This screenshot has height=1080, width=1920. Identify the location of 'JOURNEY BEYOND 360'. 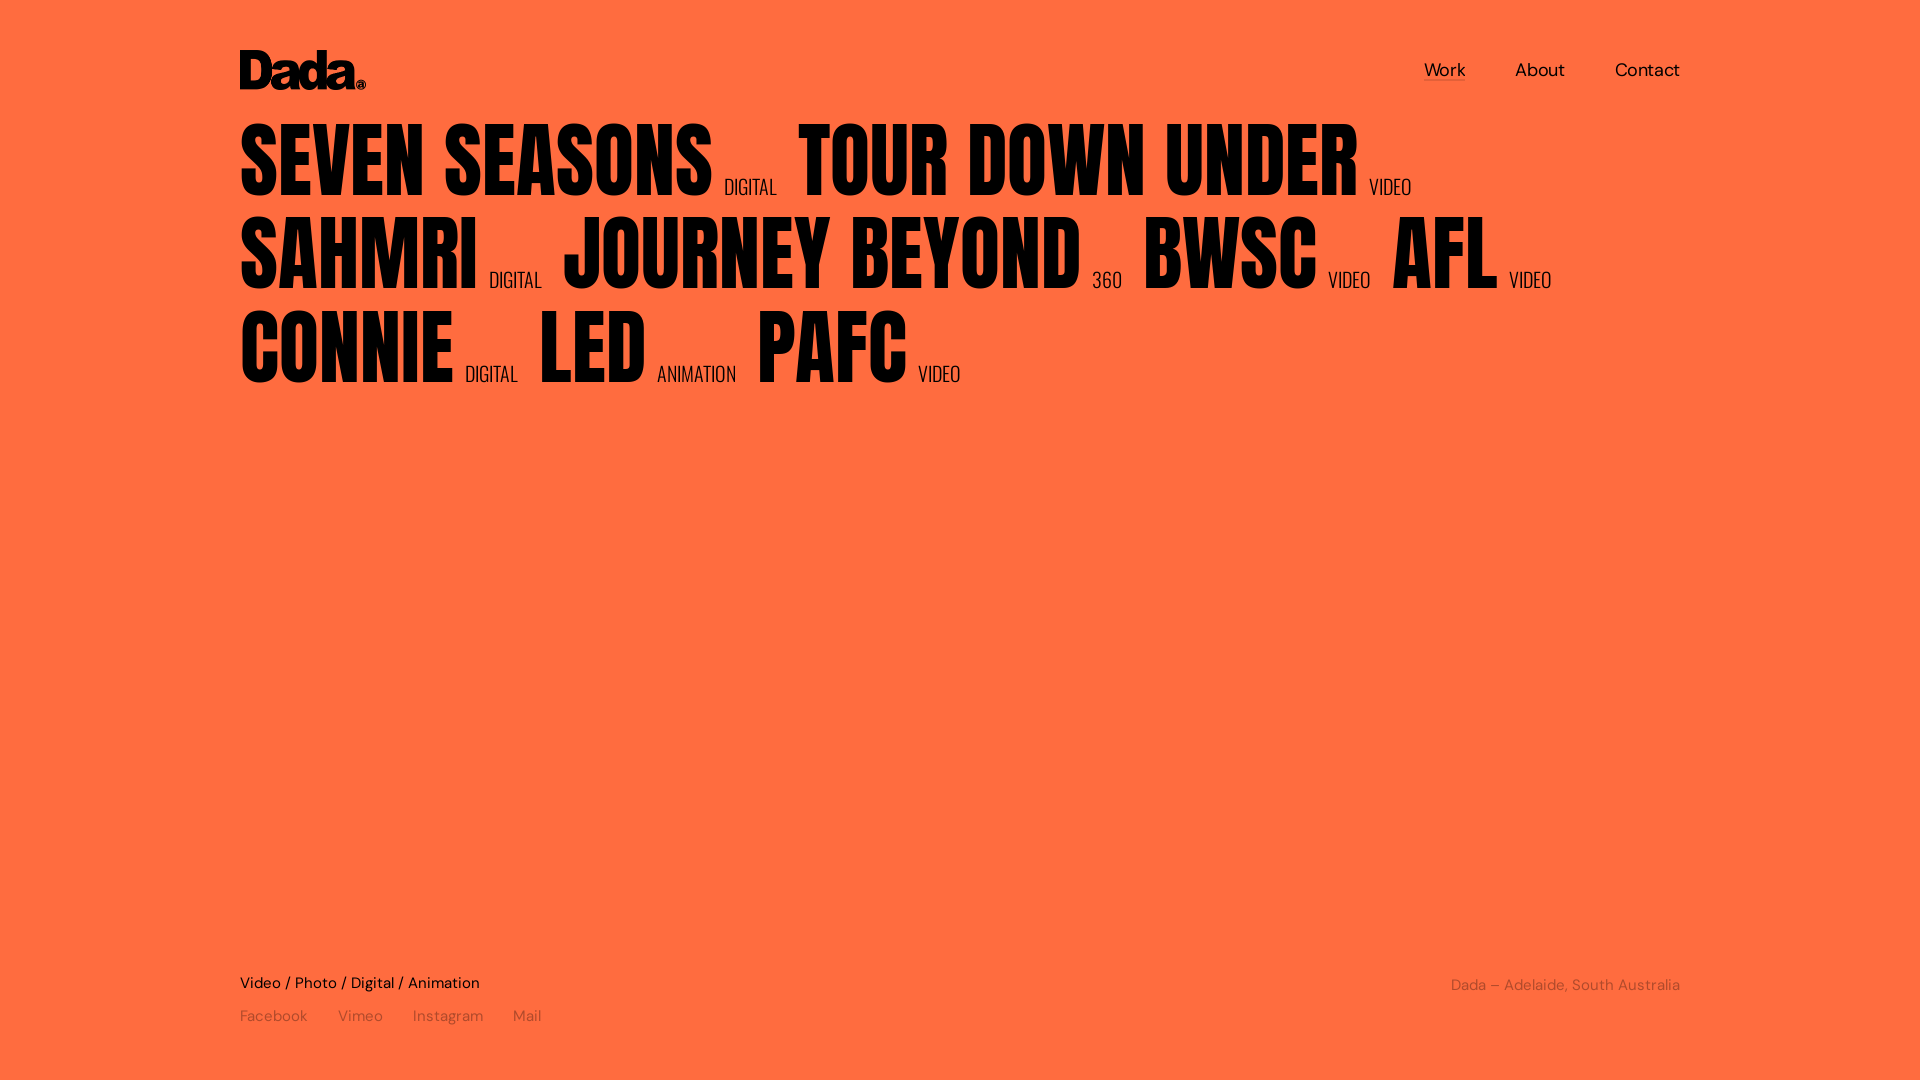
(561, 260).